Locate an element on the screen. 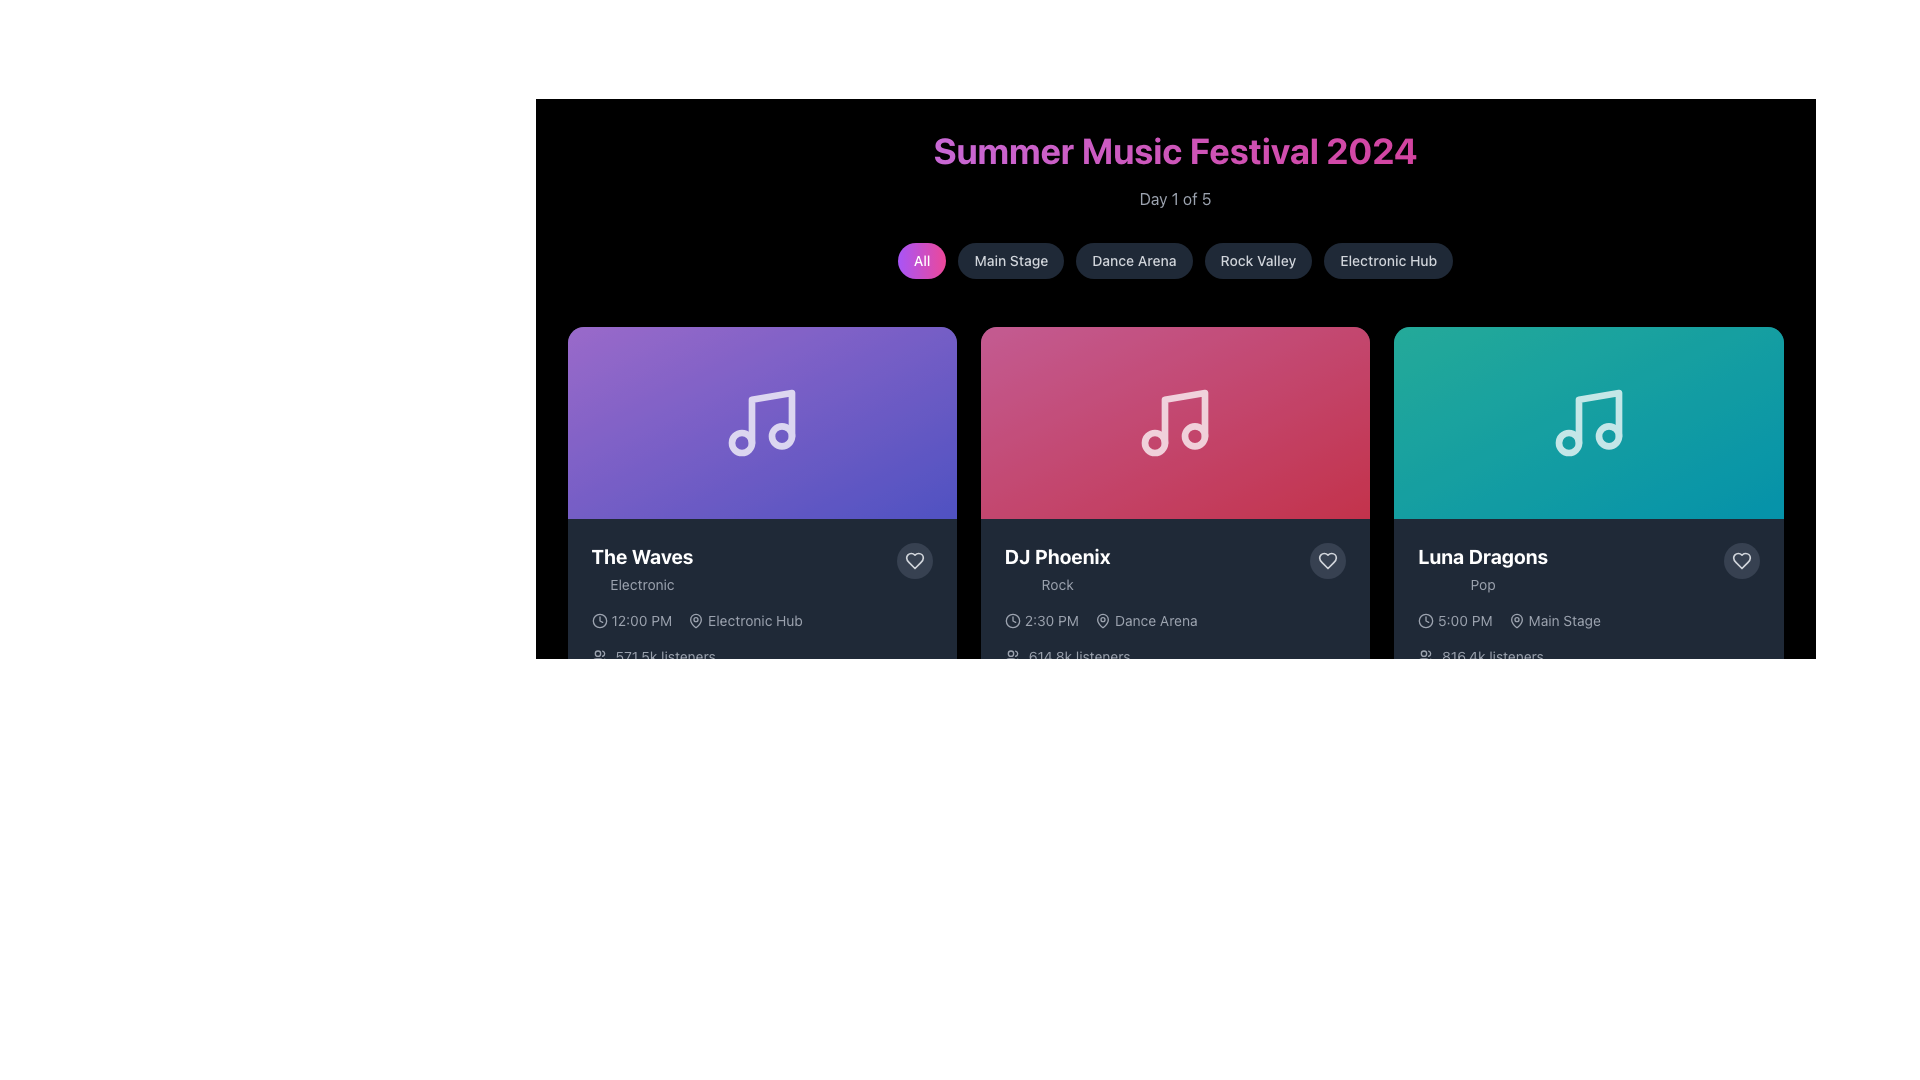 This screenshot has height=1080, width=1920. the heart icon located at the bottom-right corner of the 'Luna Dragons' card is located at coordinates (1740, 560).